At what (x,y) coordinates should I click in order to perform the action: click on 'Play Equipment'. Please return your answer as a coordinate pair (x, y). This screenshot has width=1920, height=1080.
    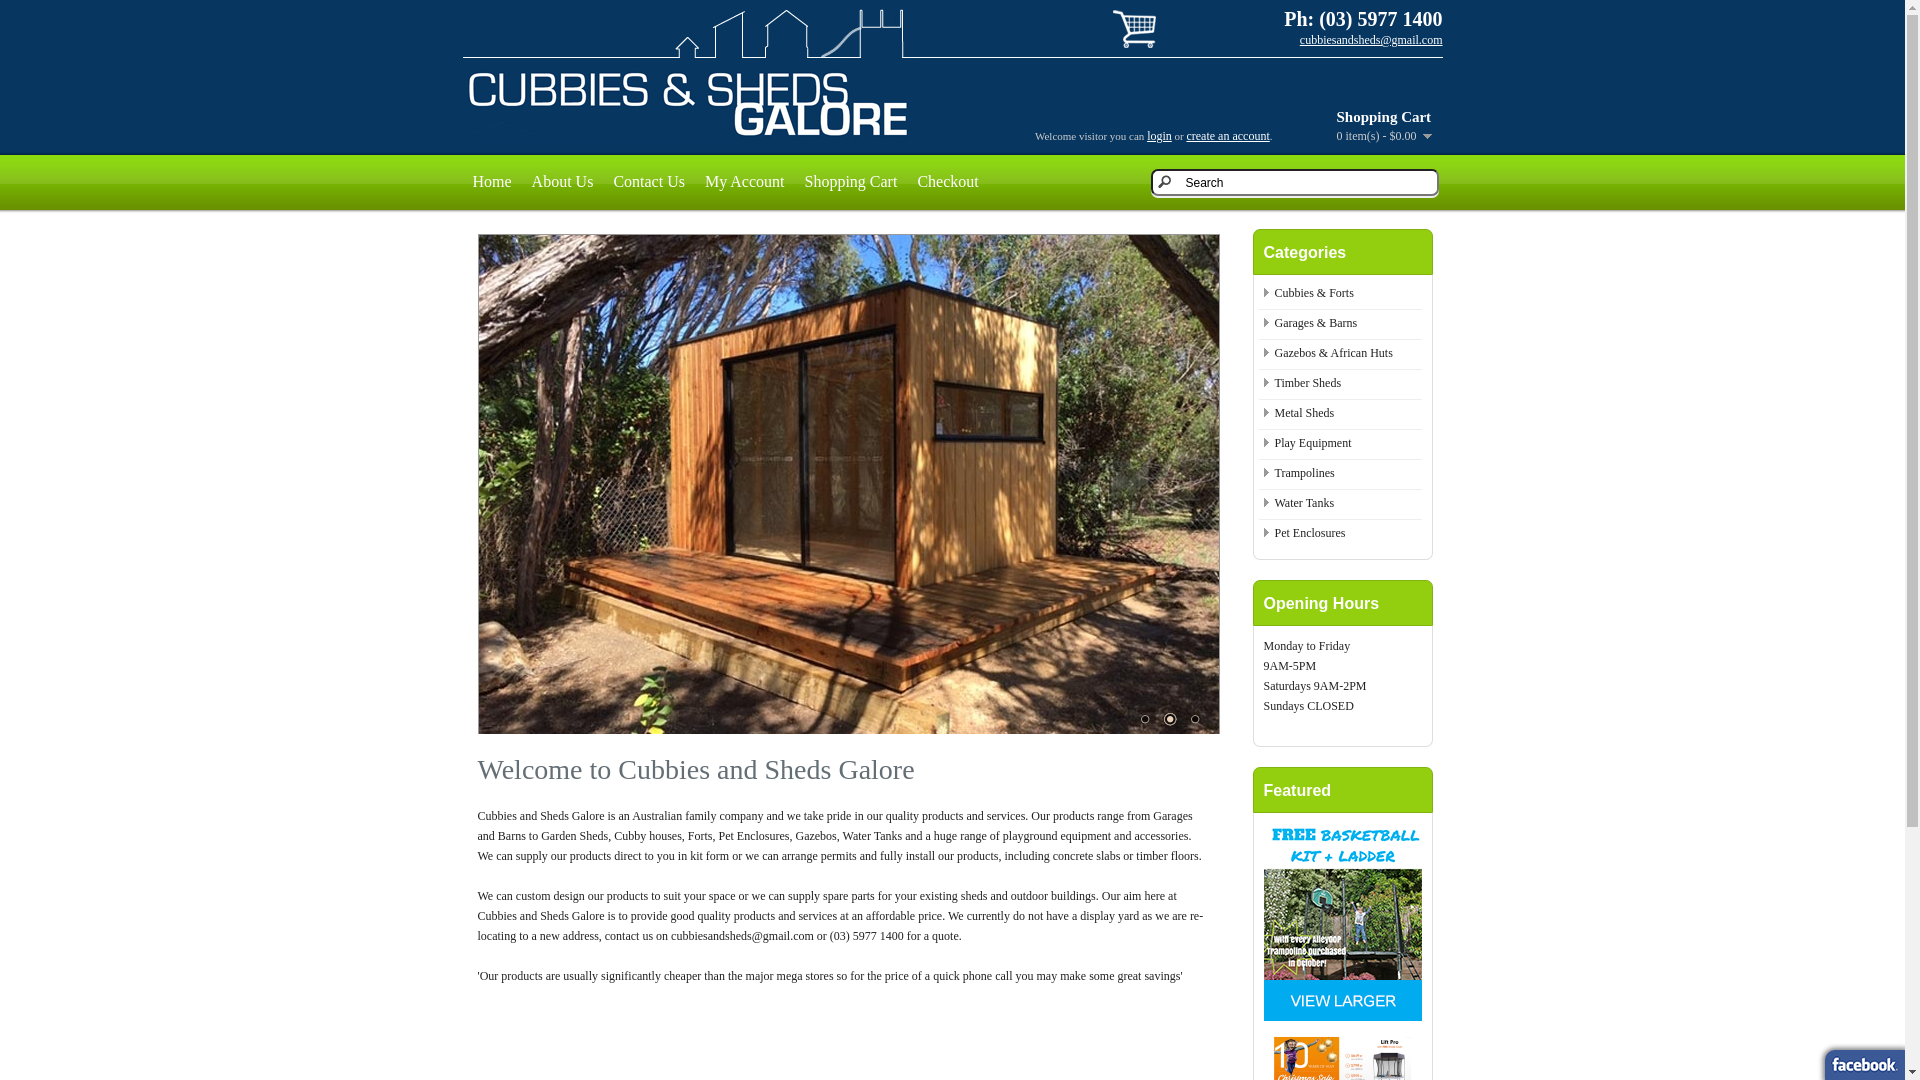
    Looking at the image, I should click on (1312, 442).